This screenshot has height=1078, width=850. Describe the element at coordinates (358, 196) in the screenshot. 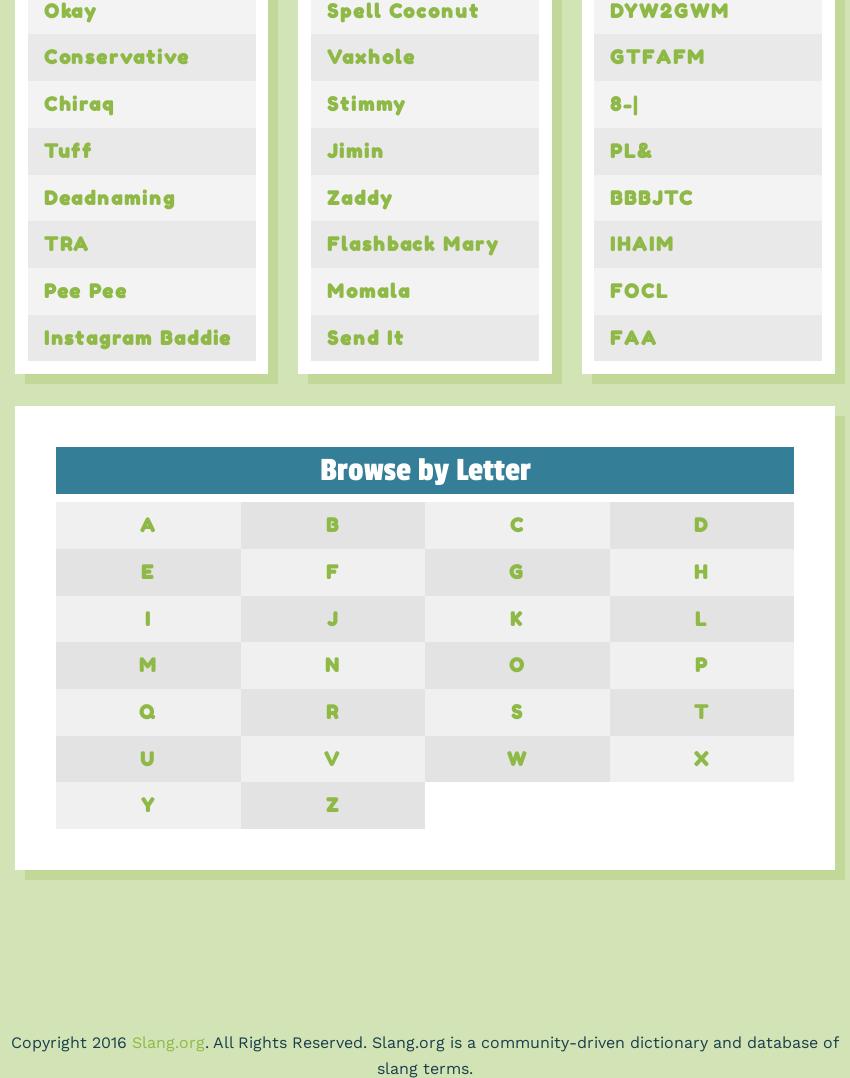

I see `'Zaddy'` at that location.